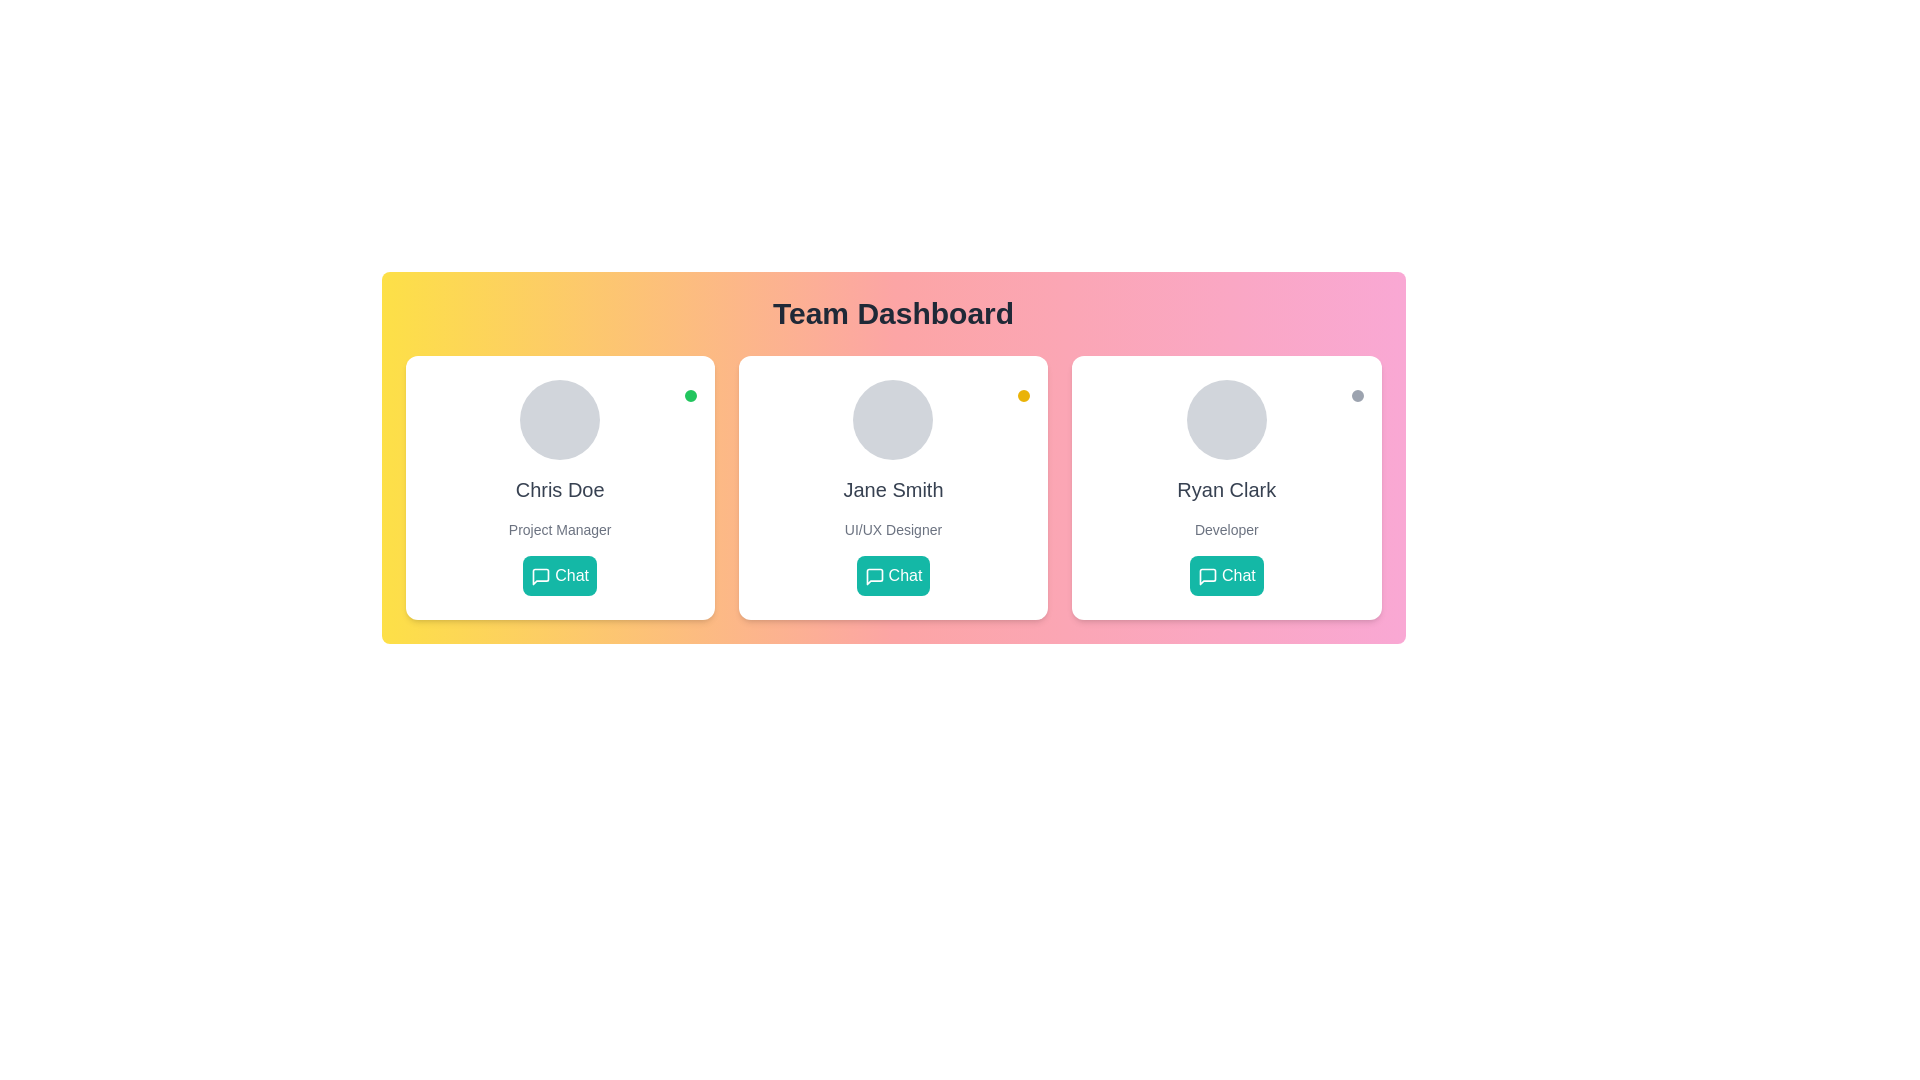 The width and height of the screenshot is (1920, 1080). What do you see at coordinates (560, 419) in the screenshot?
I see `the circular Profile Photo Placeholder, which is located at the top center of the white card above the text 'Chris Doe'` at bounding box center [560, 419].